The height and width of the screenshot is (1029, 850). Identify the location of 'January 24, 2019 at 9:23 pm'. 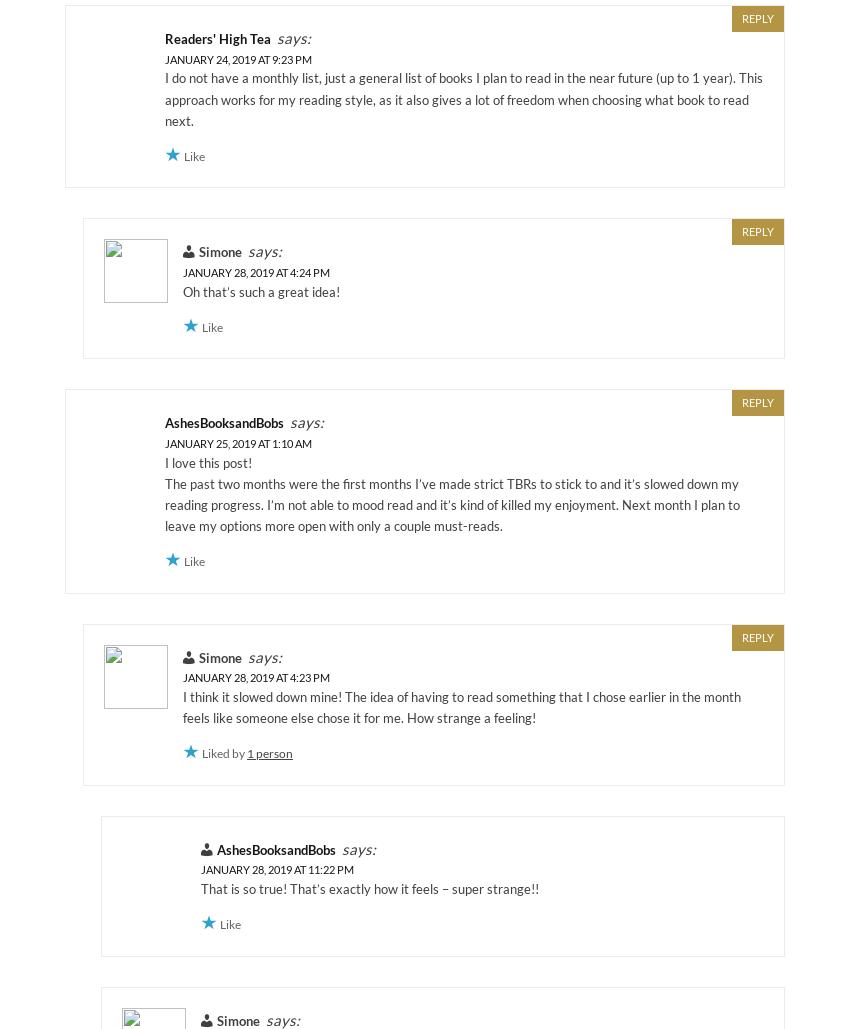
(238, 58).